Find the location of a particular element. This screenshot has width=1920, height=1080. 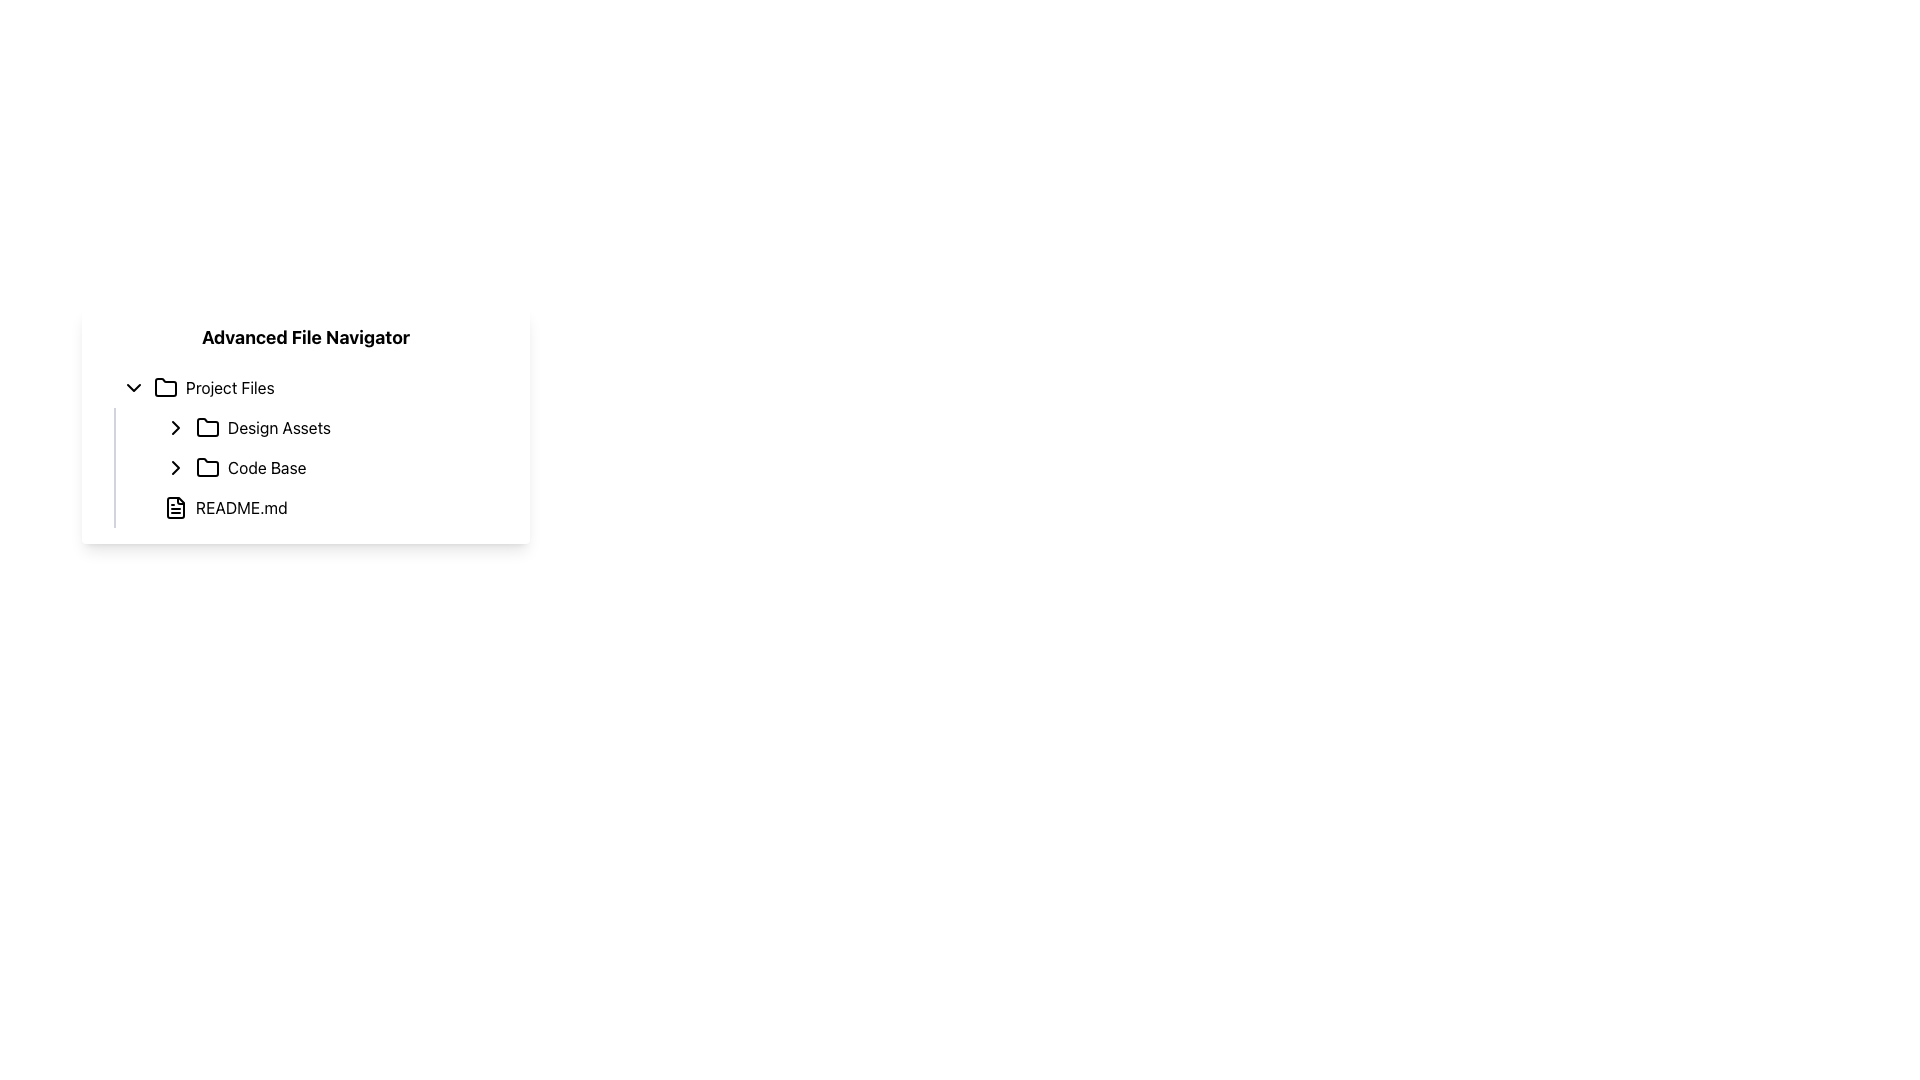

the main body of the file icon, which is a rectangular segment filled with white and outlined with a black border, located in the file navigation menu is located at coordinates (176, 507).